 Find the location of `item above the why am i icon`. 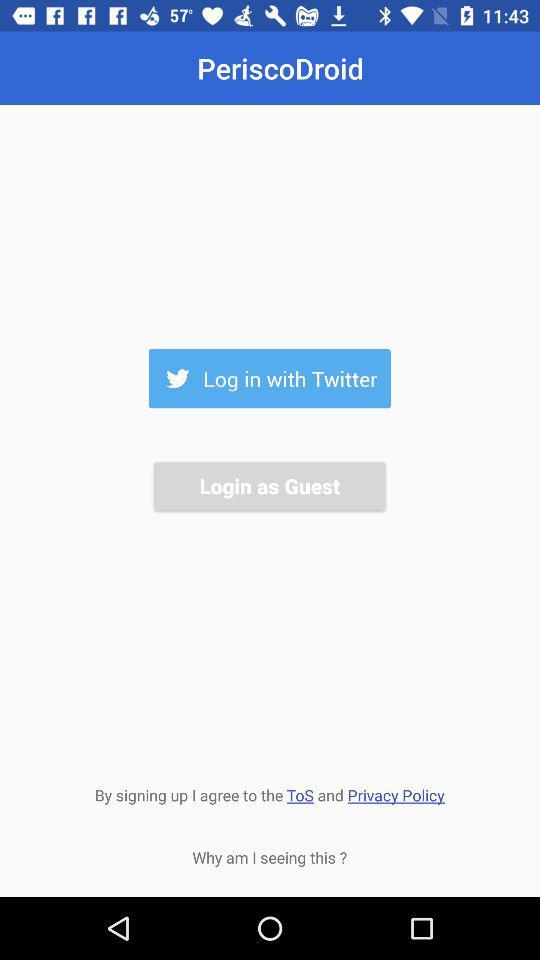

item above the why am i icon is located at coordinates (269, 793).